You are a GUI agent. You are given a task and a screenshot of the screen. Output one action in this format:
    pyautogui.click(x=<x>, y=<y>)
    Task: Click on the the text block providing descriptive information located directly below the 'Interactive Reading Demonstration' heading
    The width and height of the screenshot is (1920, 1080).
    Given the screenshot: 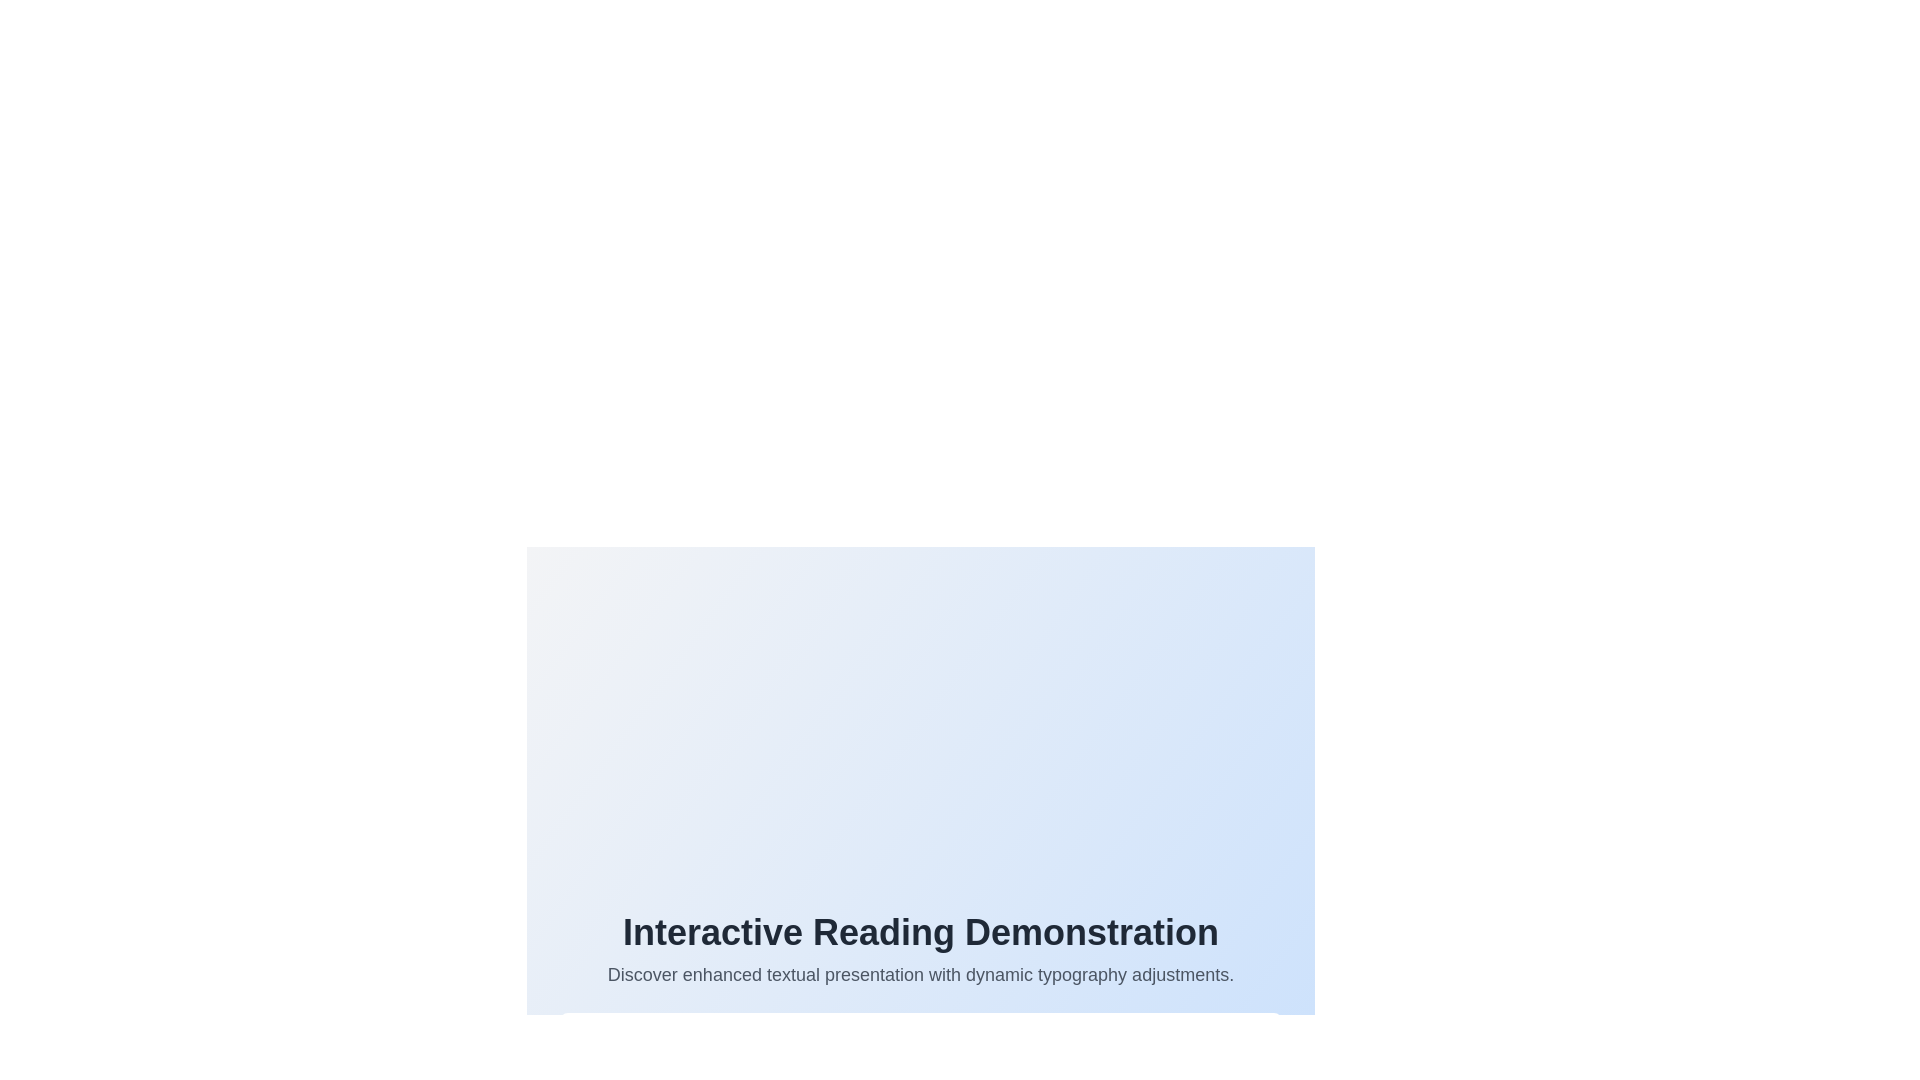 What is the action you would take?
    pyautogui.click(x=920, y=974)
    